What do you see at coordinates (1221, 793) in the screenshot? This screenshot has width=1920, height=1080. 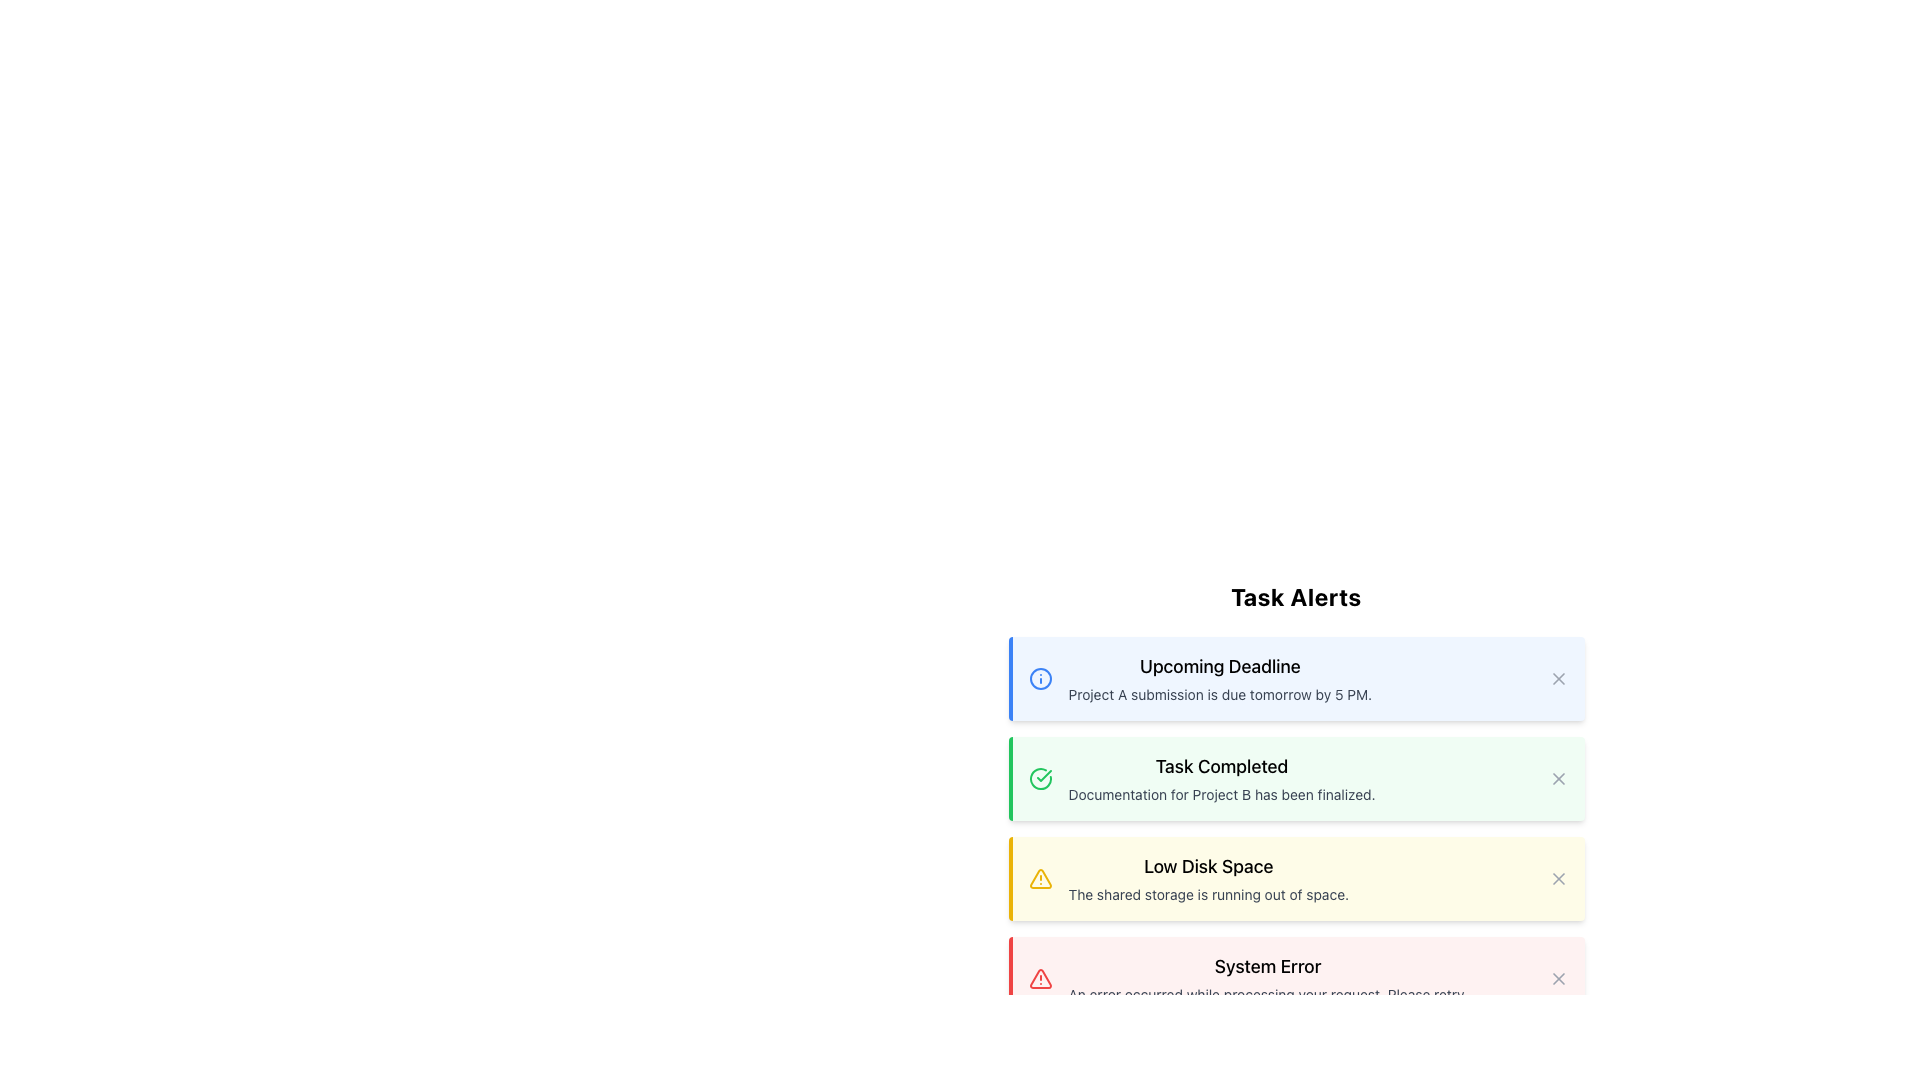 I see `descriptive text indicating that the documentation for Project B has been finalized, located within the second notification card below the 'Task Completed' title` at bounding box center [1221, 793].